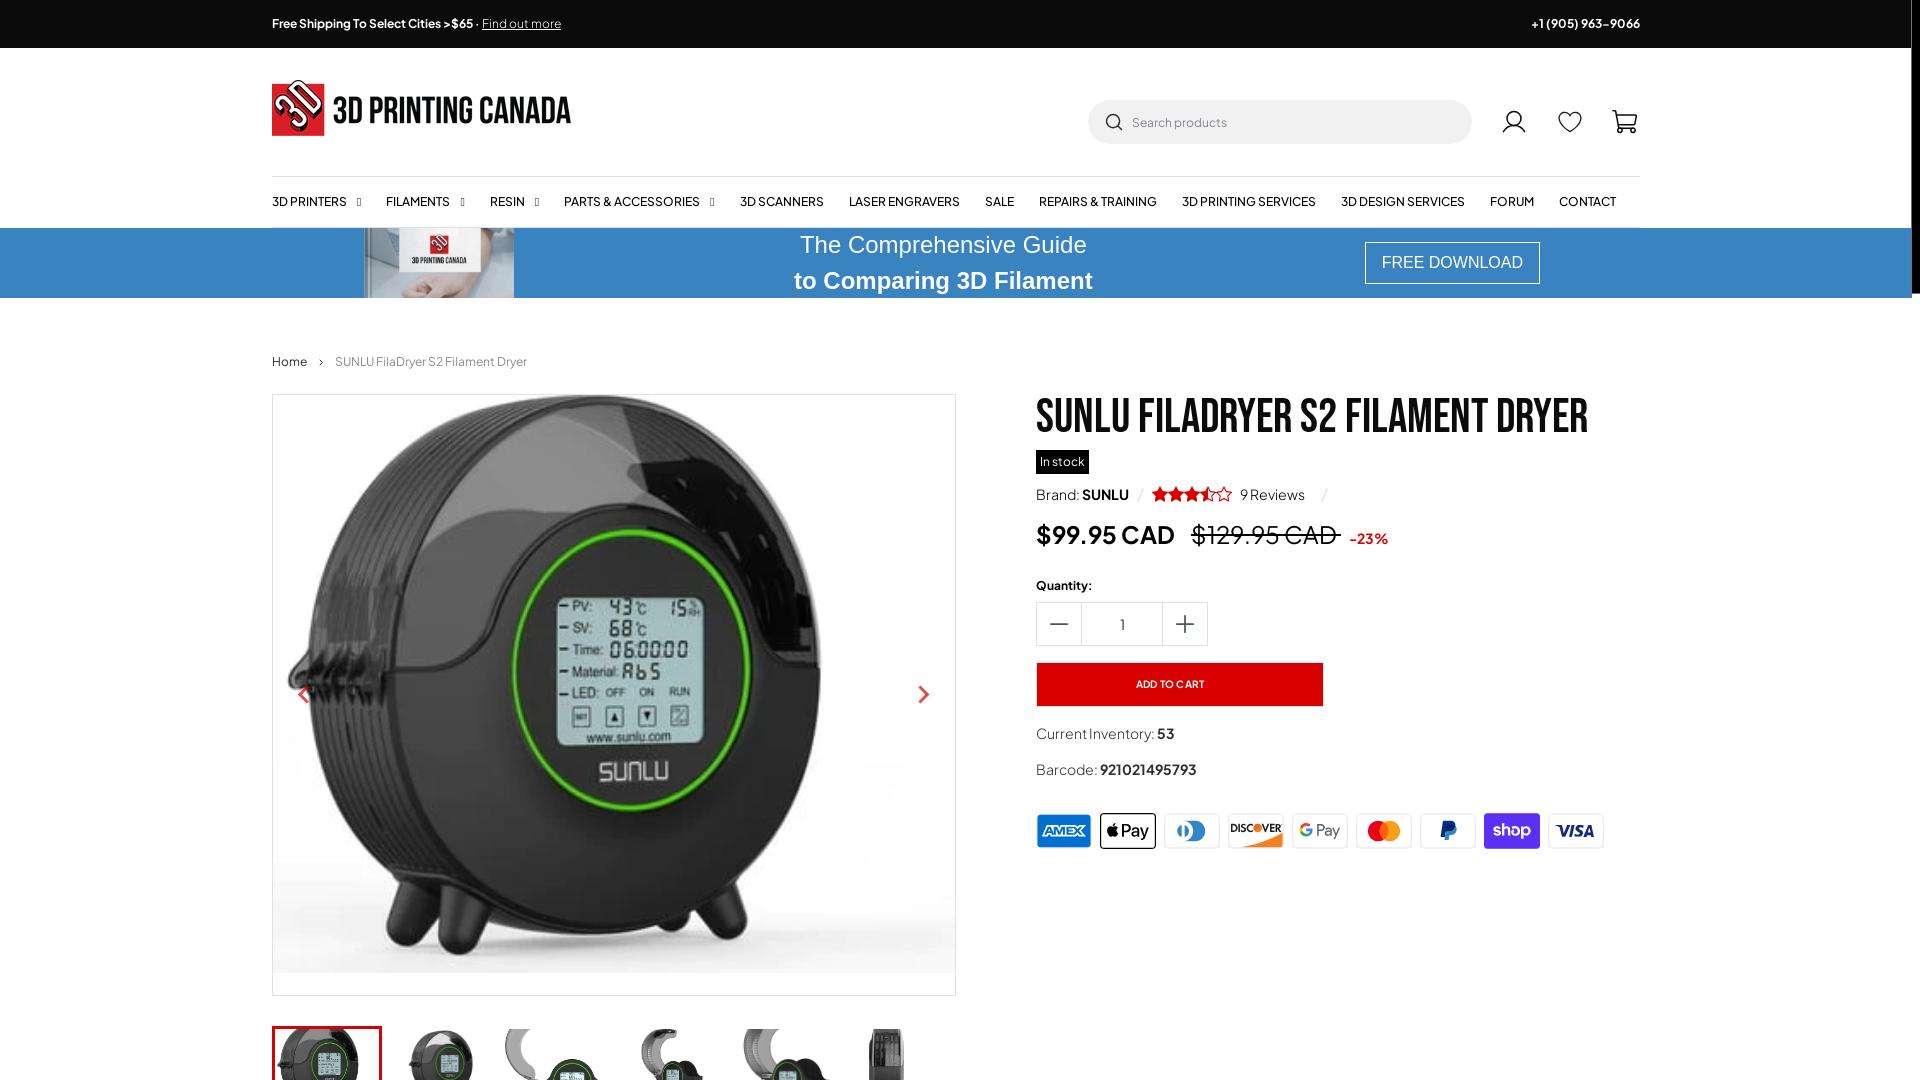 This screenshot has height=1080, width=1920. I want to click on 'RESIN', so click(514, 201).